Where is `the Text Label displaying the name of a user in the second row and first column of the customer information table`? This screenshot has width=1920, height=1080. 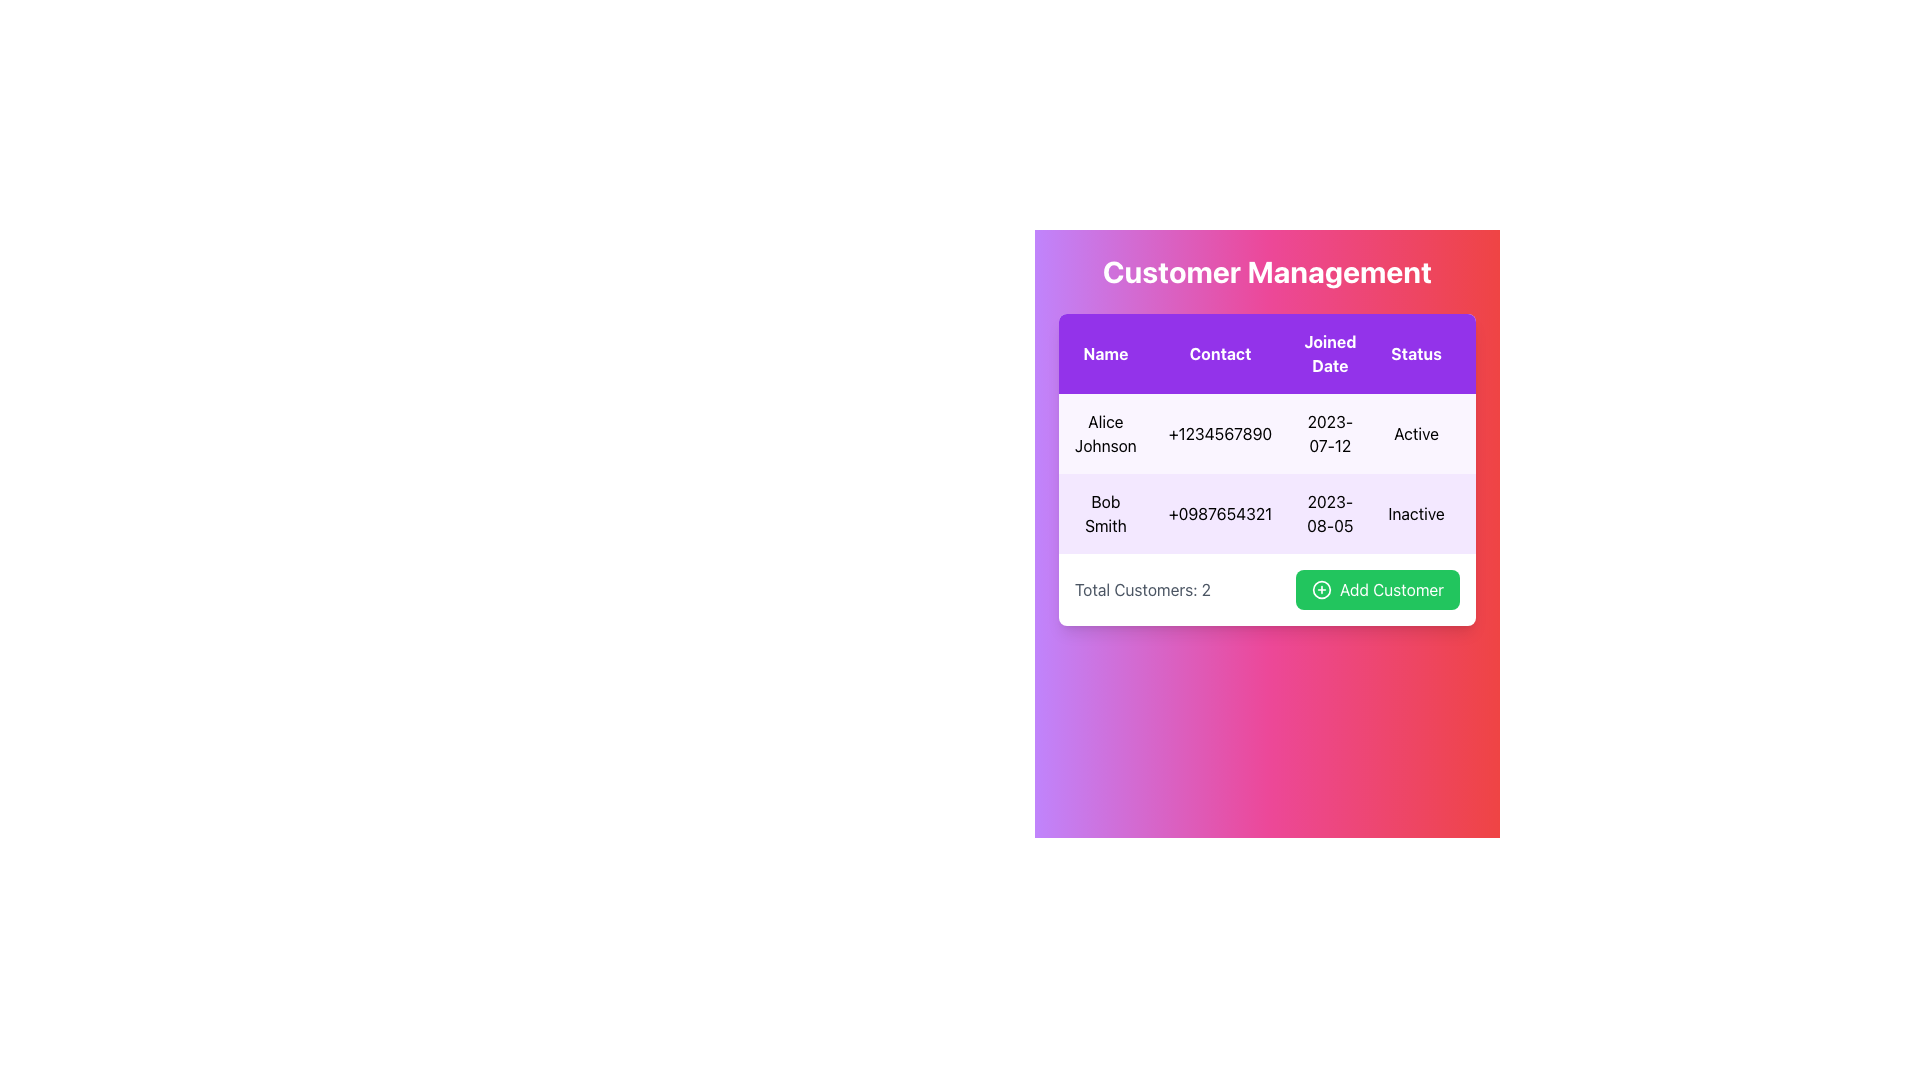
the Text Label displaying the name of a user in the second row and first column of the customer information table is located at coordinates (1104, 512).